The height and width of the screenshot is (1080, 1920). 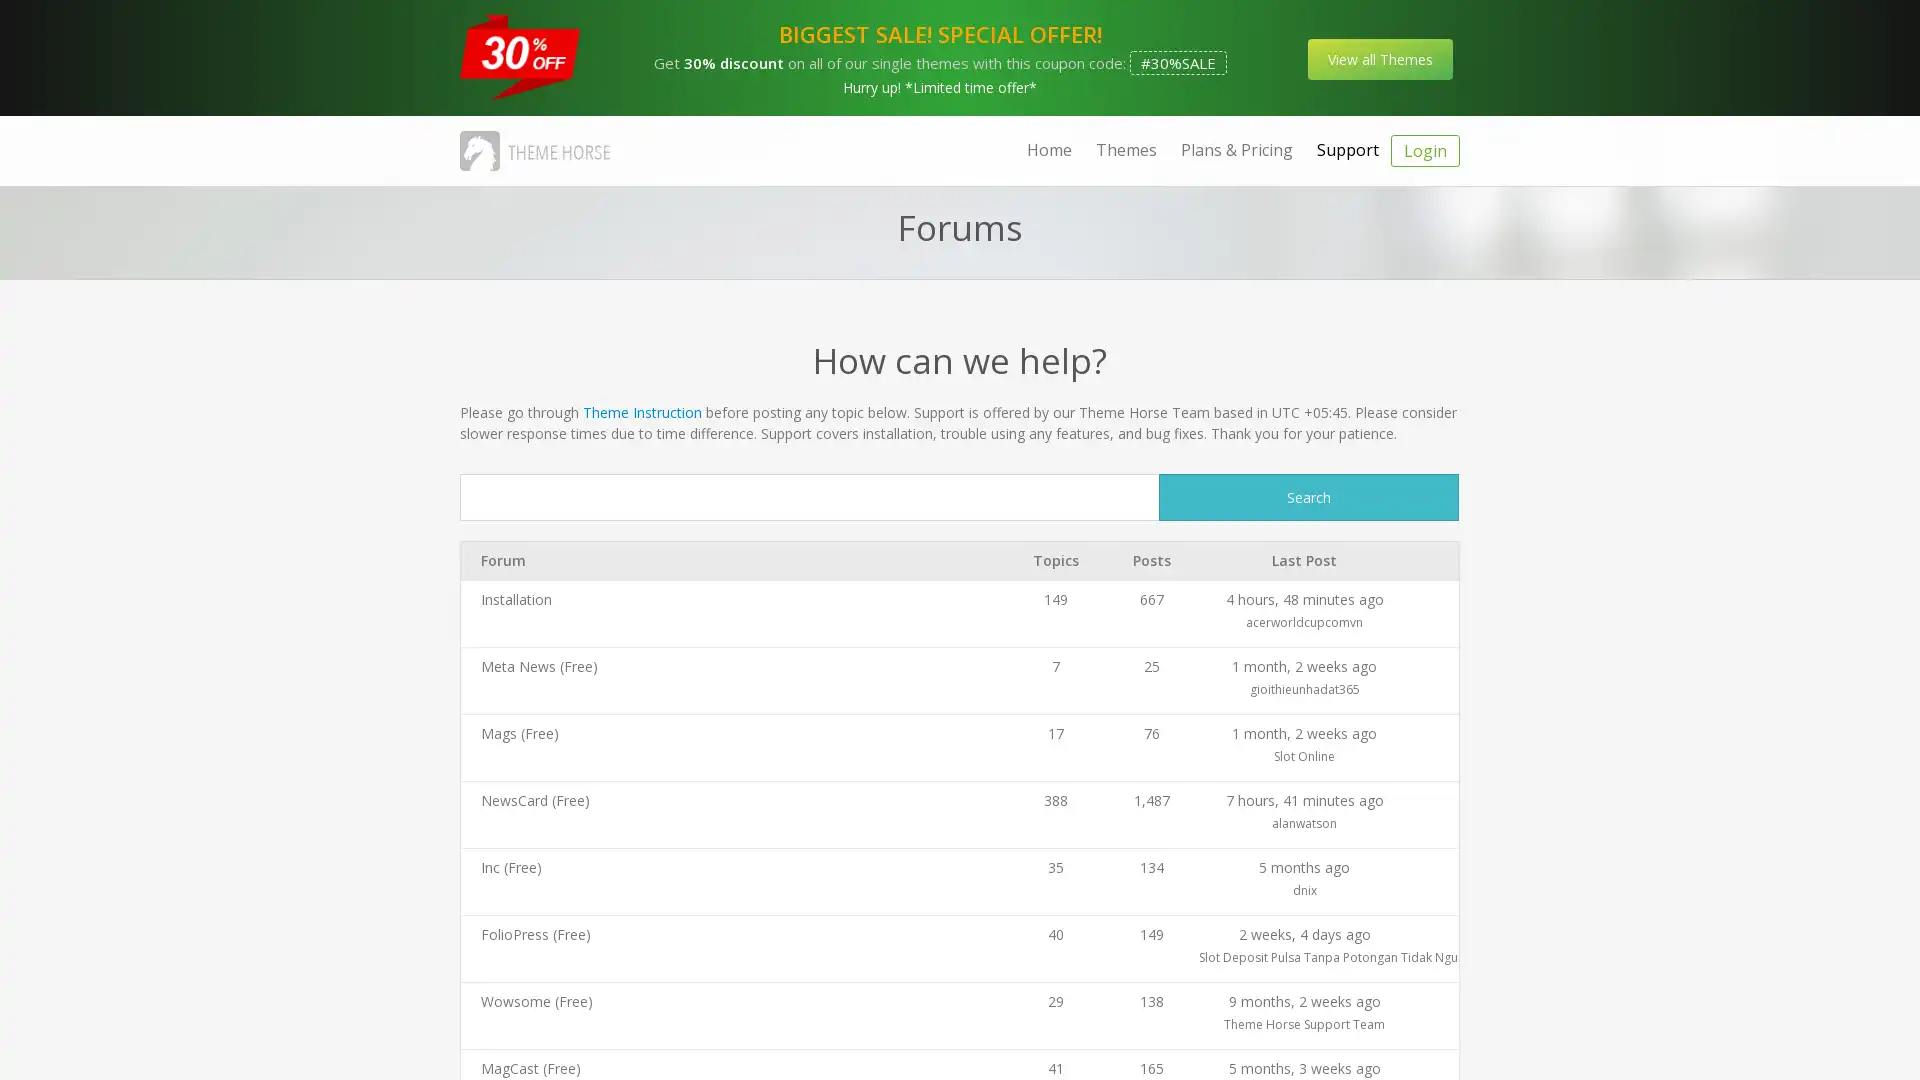 What do you see at coordinates (1309, 496) in the screenshot?
I see `Search` at bounding box center [1309, 496].